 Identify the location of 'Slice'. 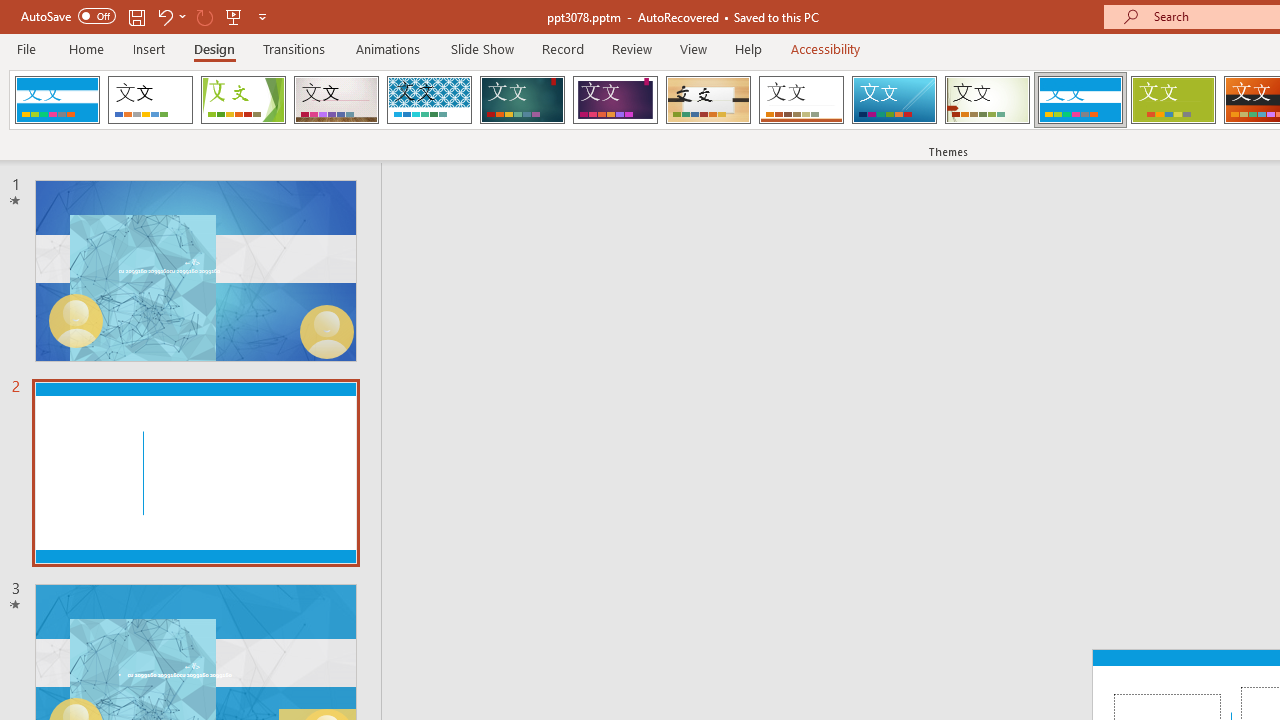
(893, 100).